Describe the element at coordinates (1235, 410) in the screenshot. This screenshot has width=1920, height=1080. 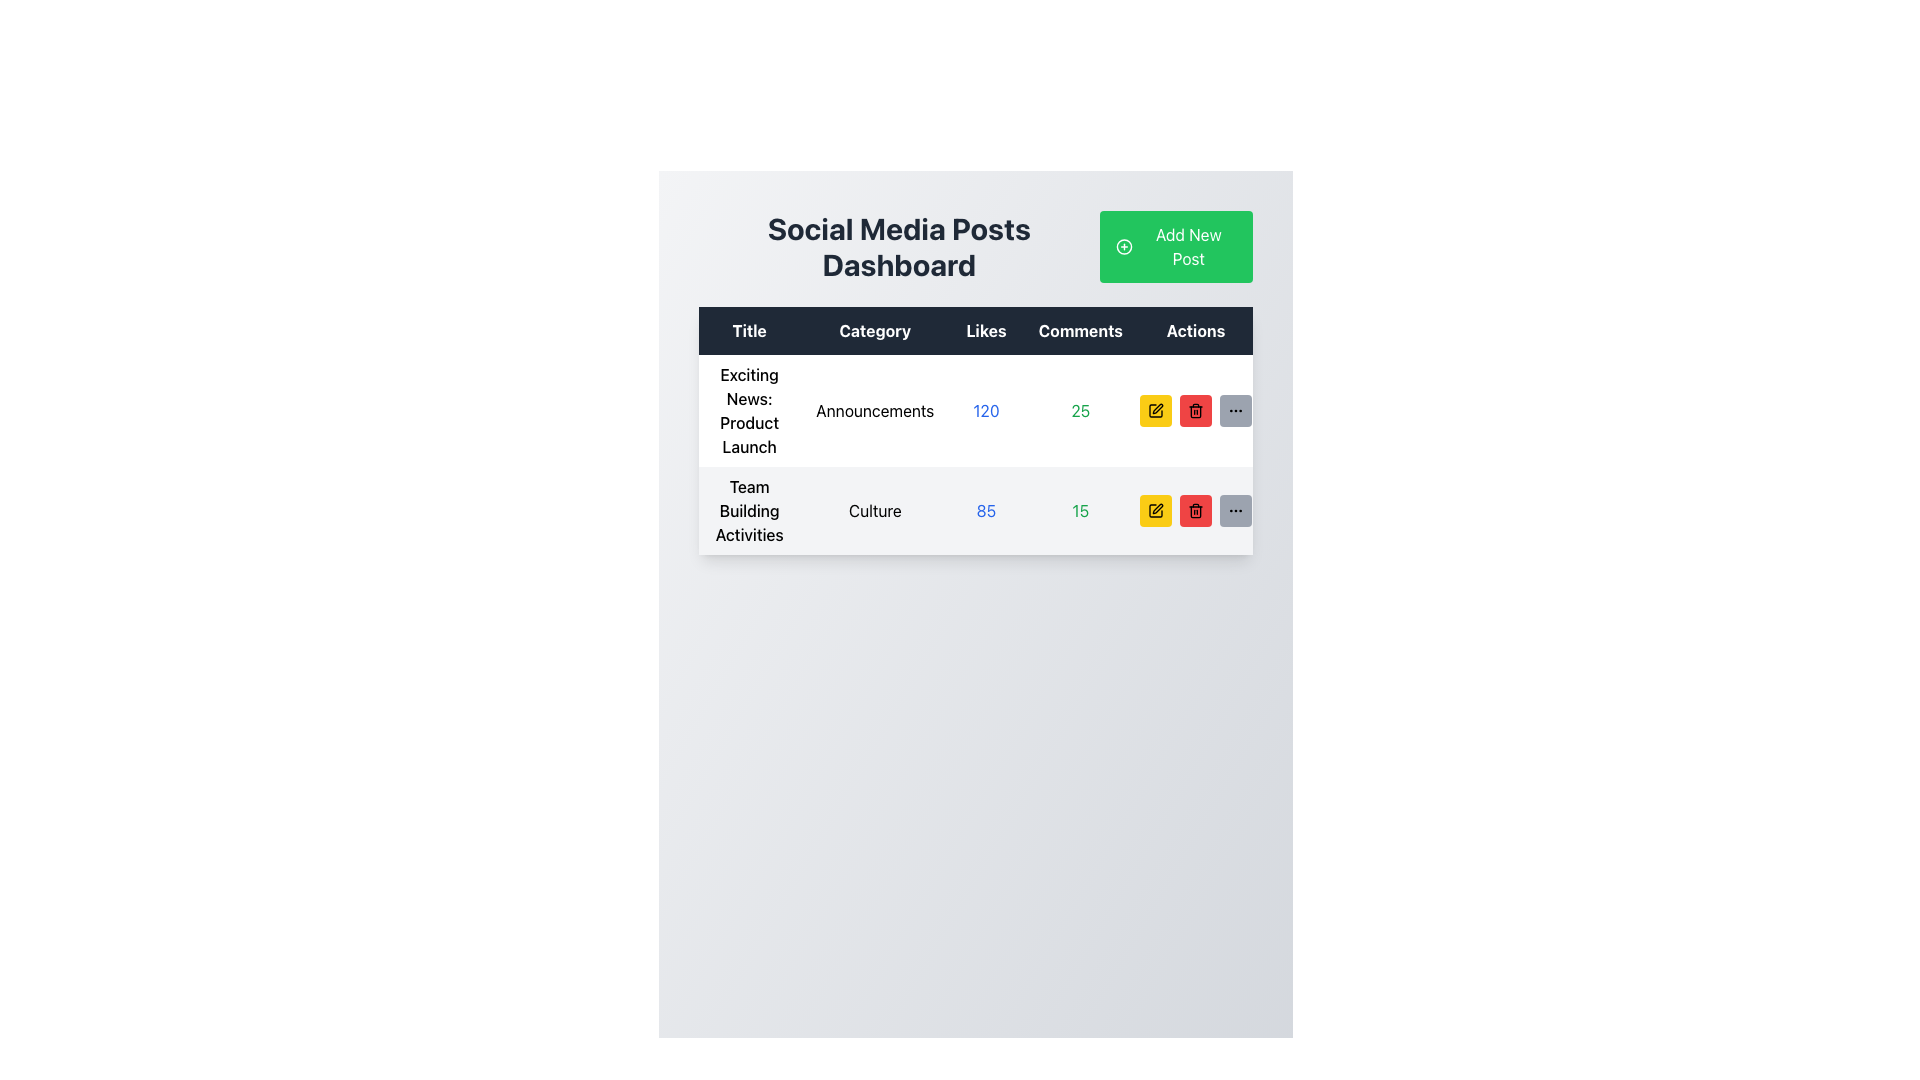
I see `the Ellipsis icon button, which is a graphical icon of three horizontally aligned dots located in the 'Actions' column of the second row of the table` at that location.